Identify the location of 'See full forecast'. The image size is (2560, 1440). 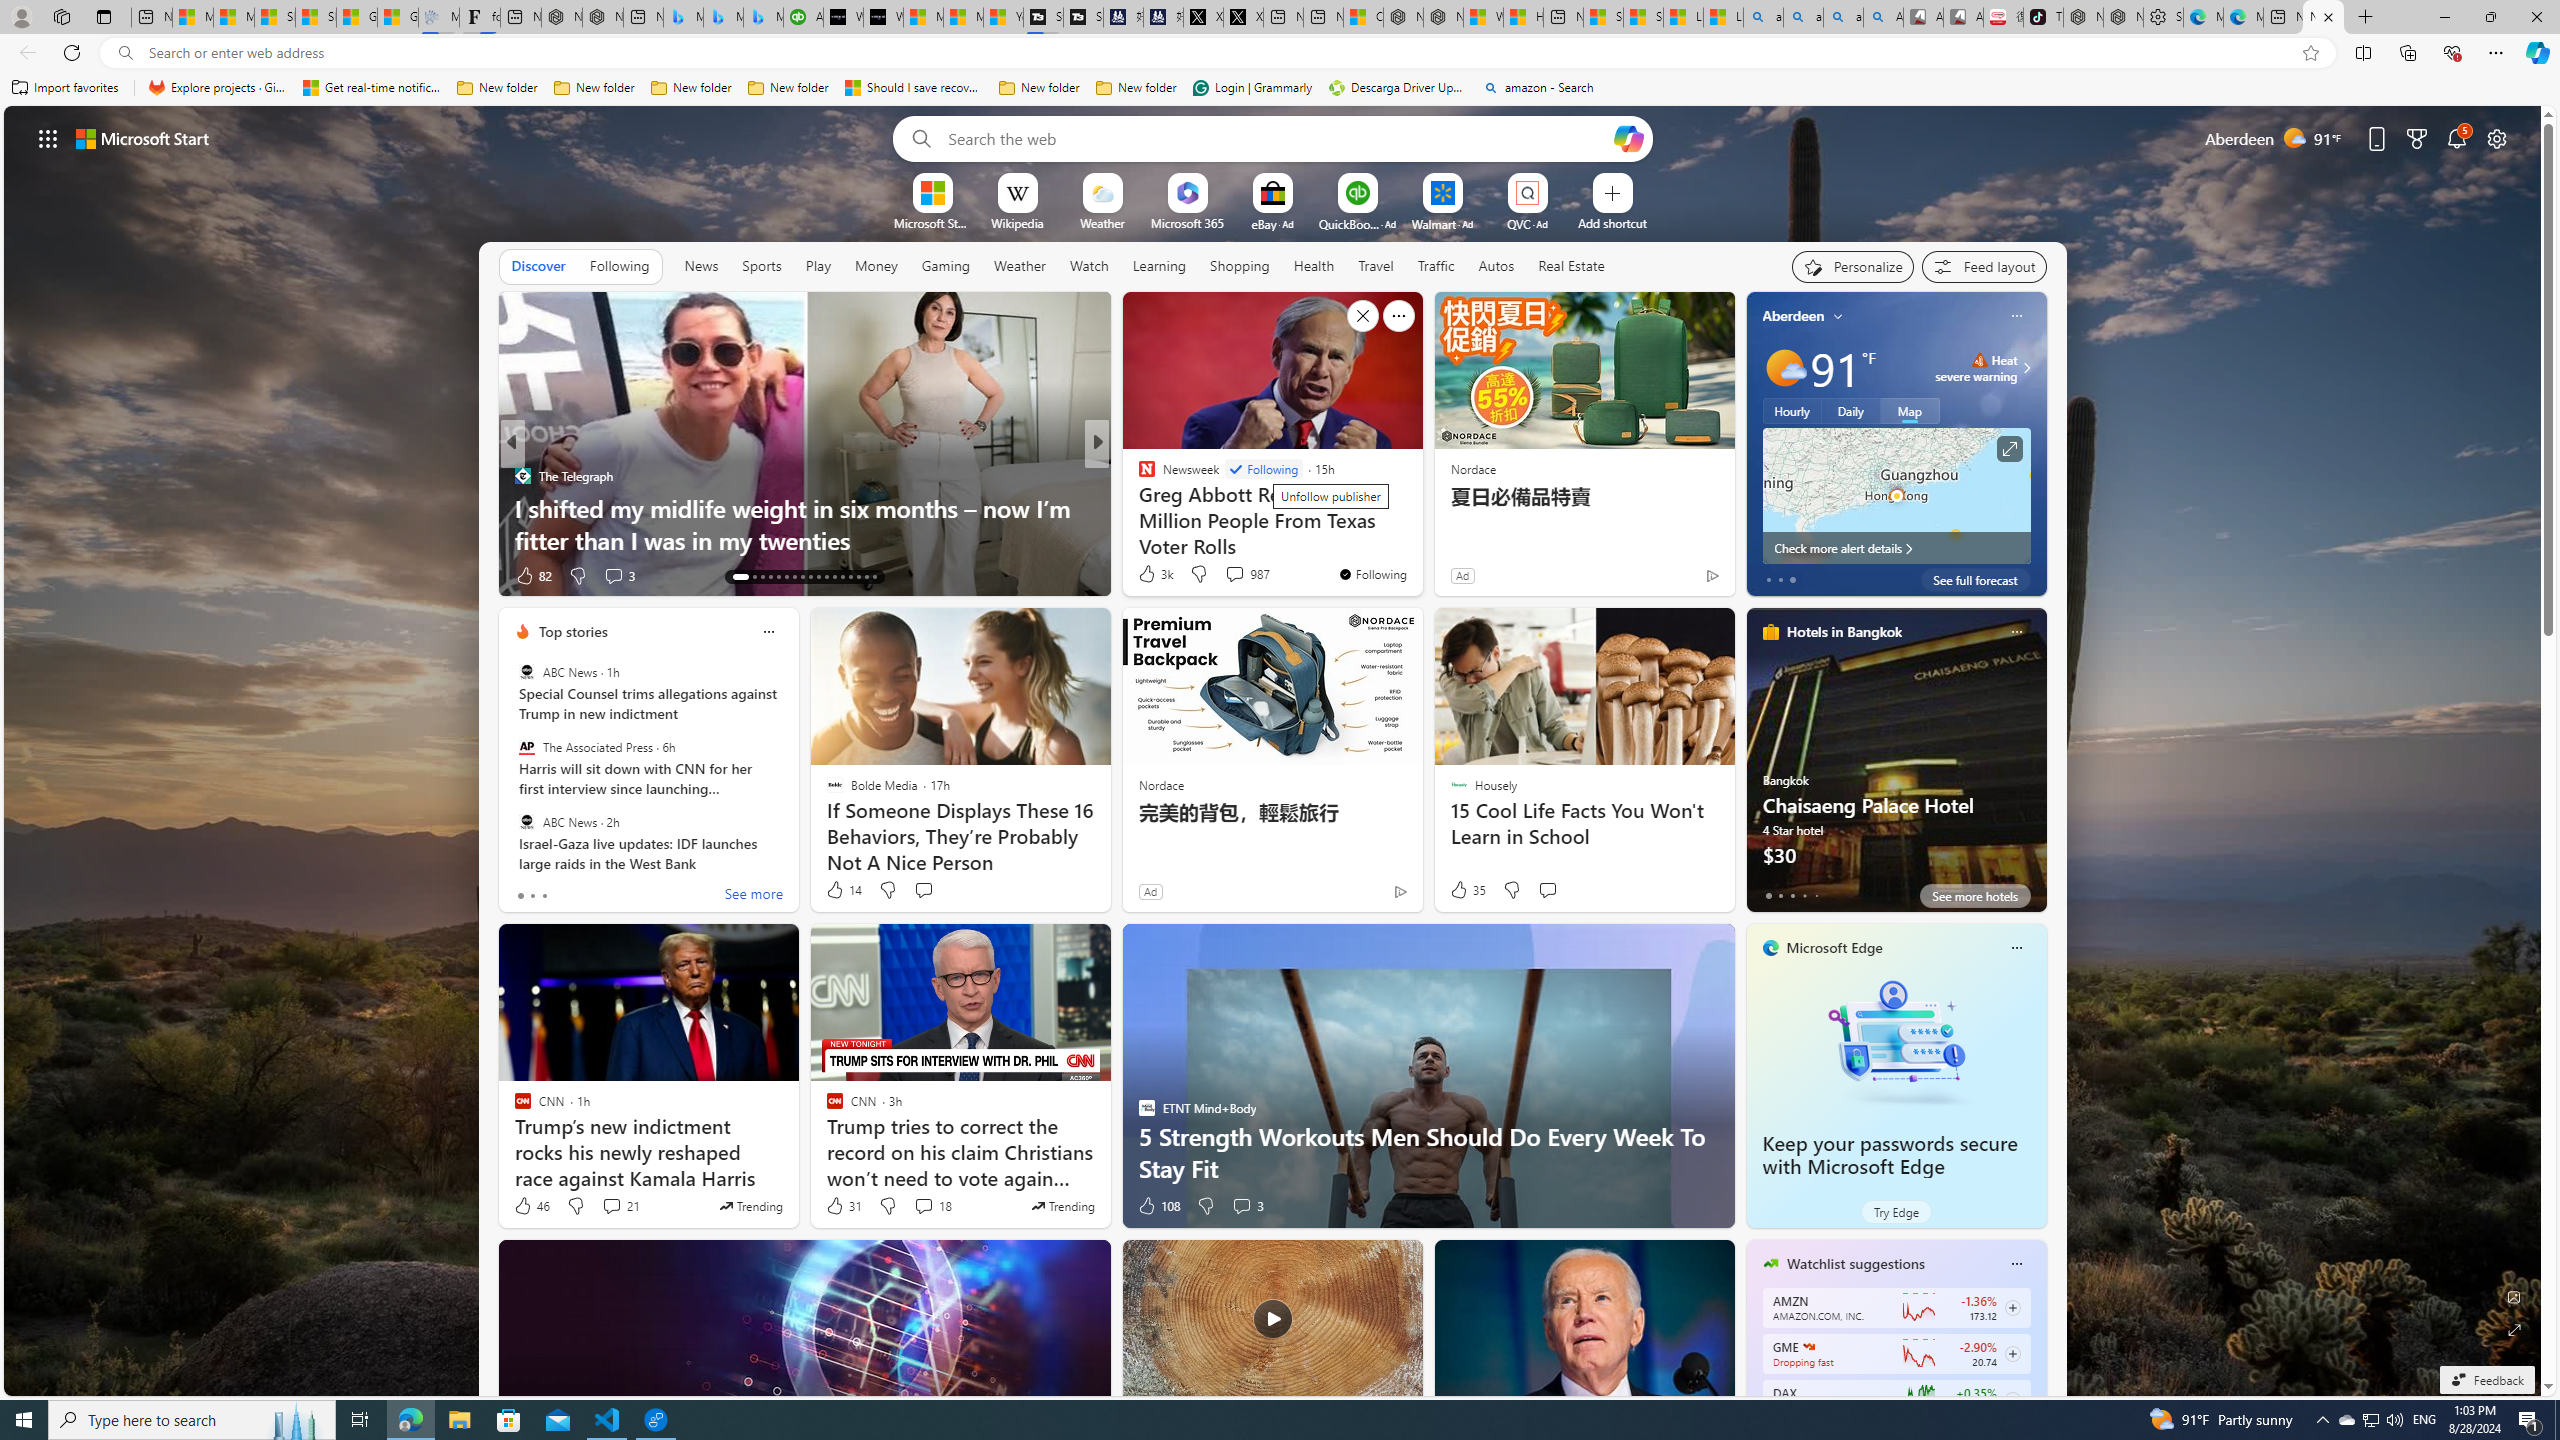
(1974, 578).